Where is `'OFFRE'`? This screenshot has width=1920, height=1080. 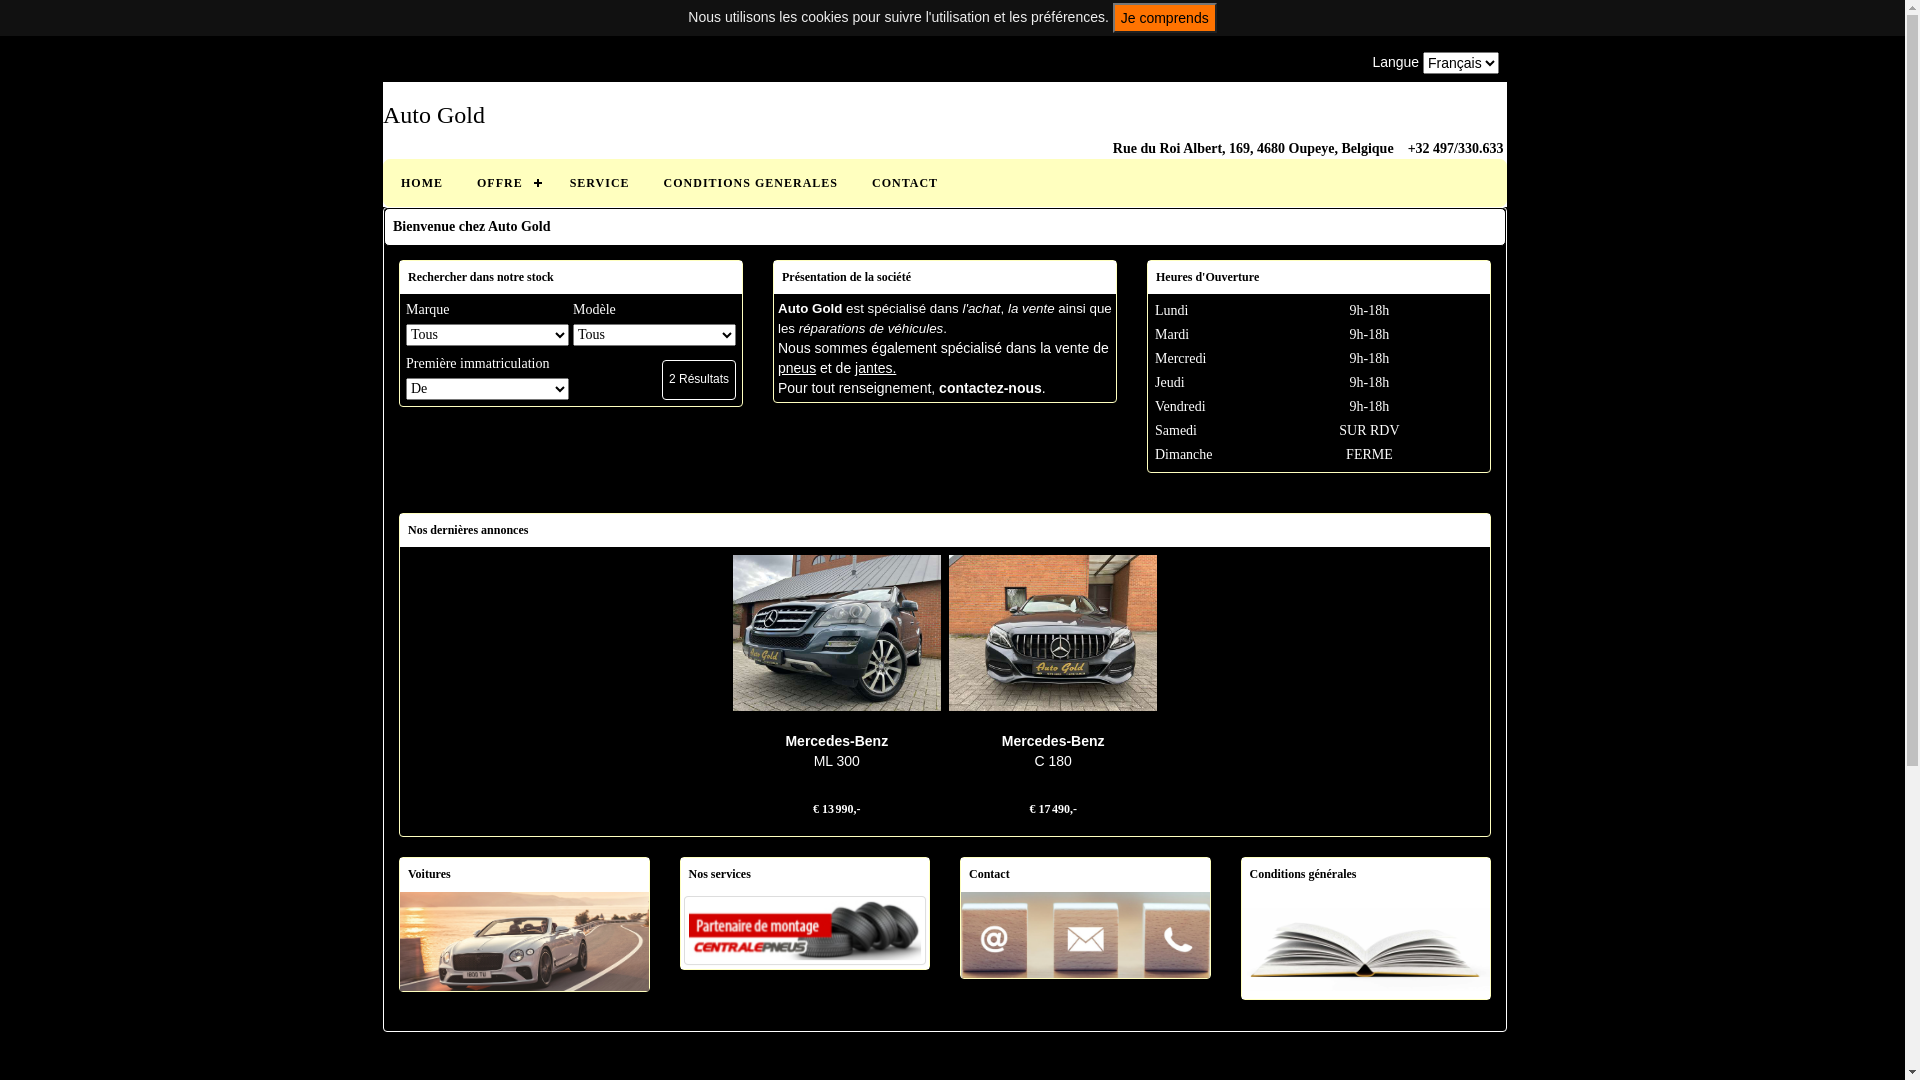 'OFFRE' is located at coordinates (506, 182).